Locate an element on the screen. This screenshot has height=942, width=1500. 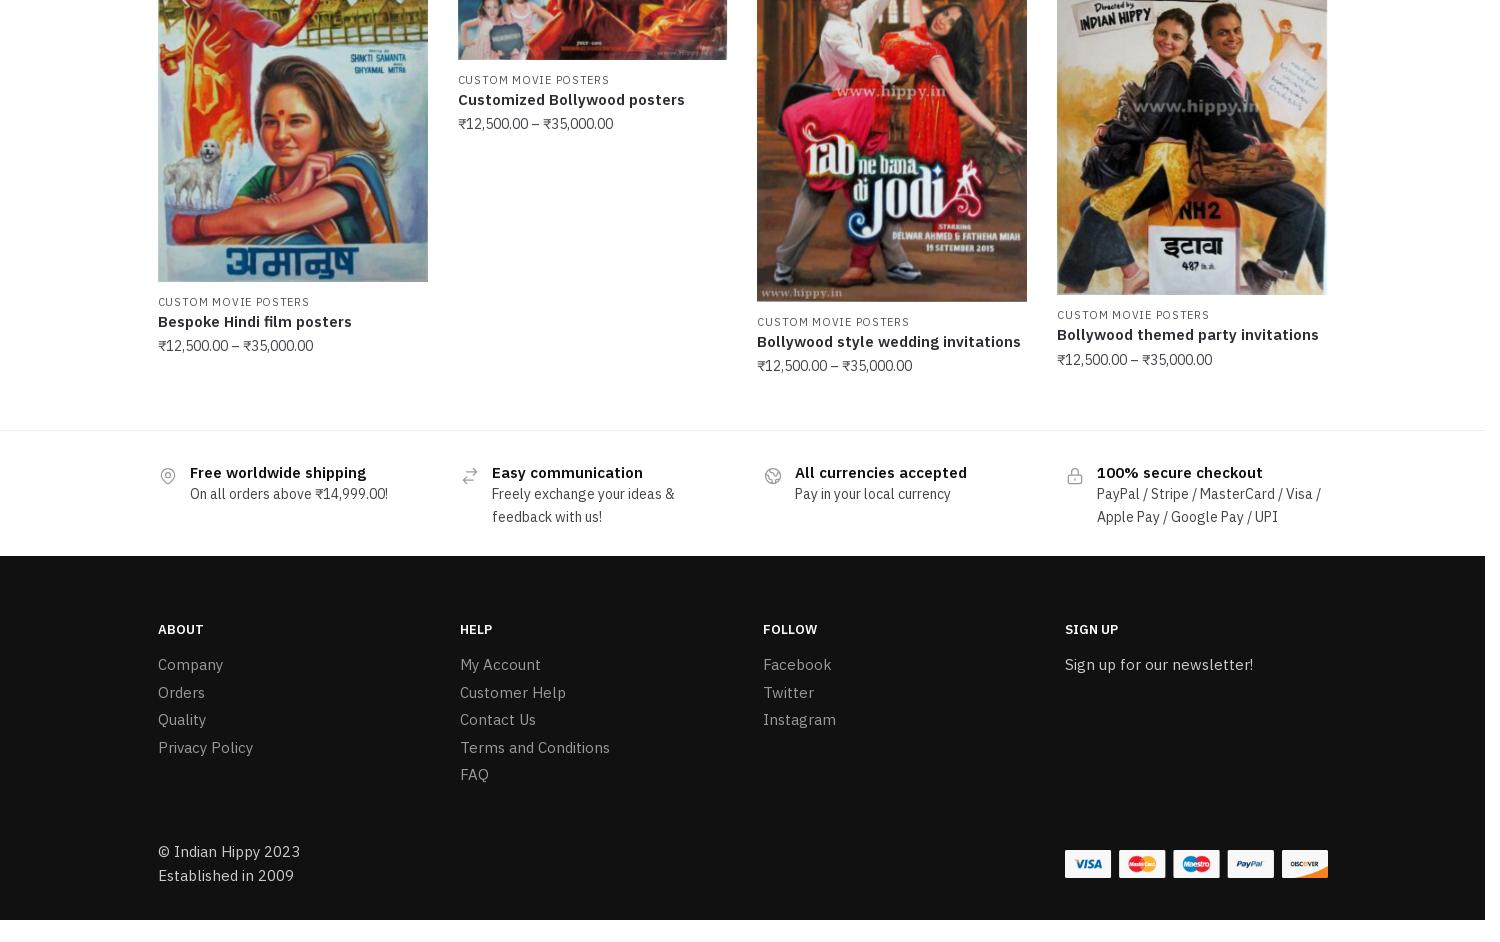
'About' is located at coordinates (180, 624).